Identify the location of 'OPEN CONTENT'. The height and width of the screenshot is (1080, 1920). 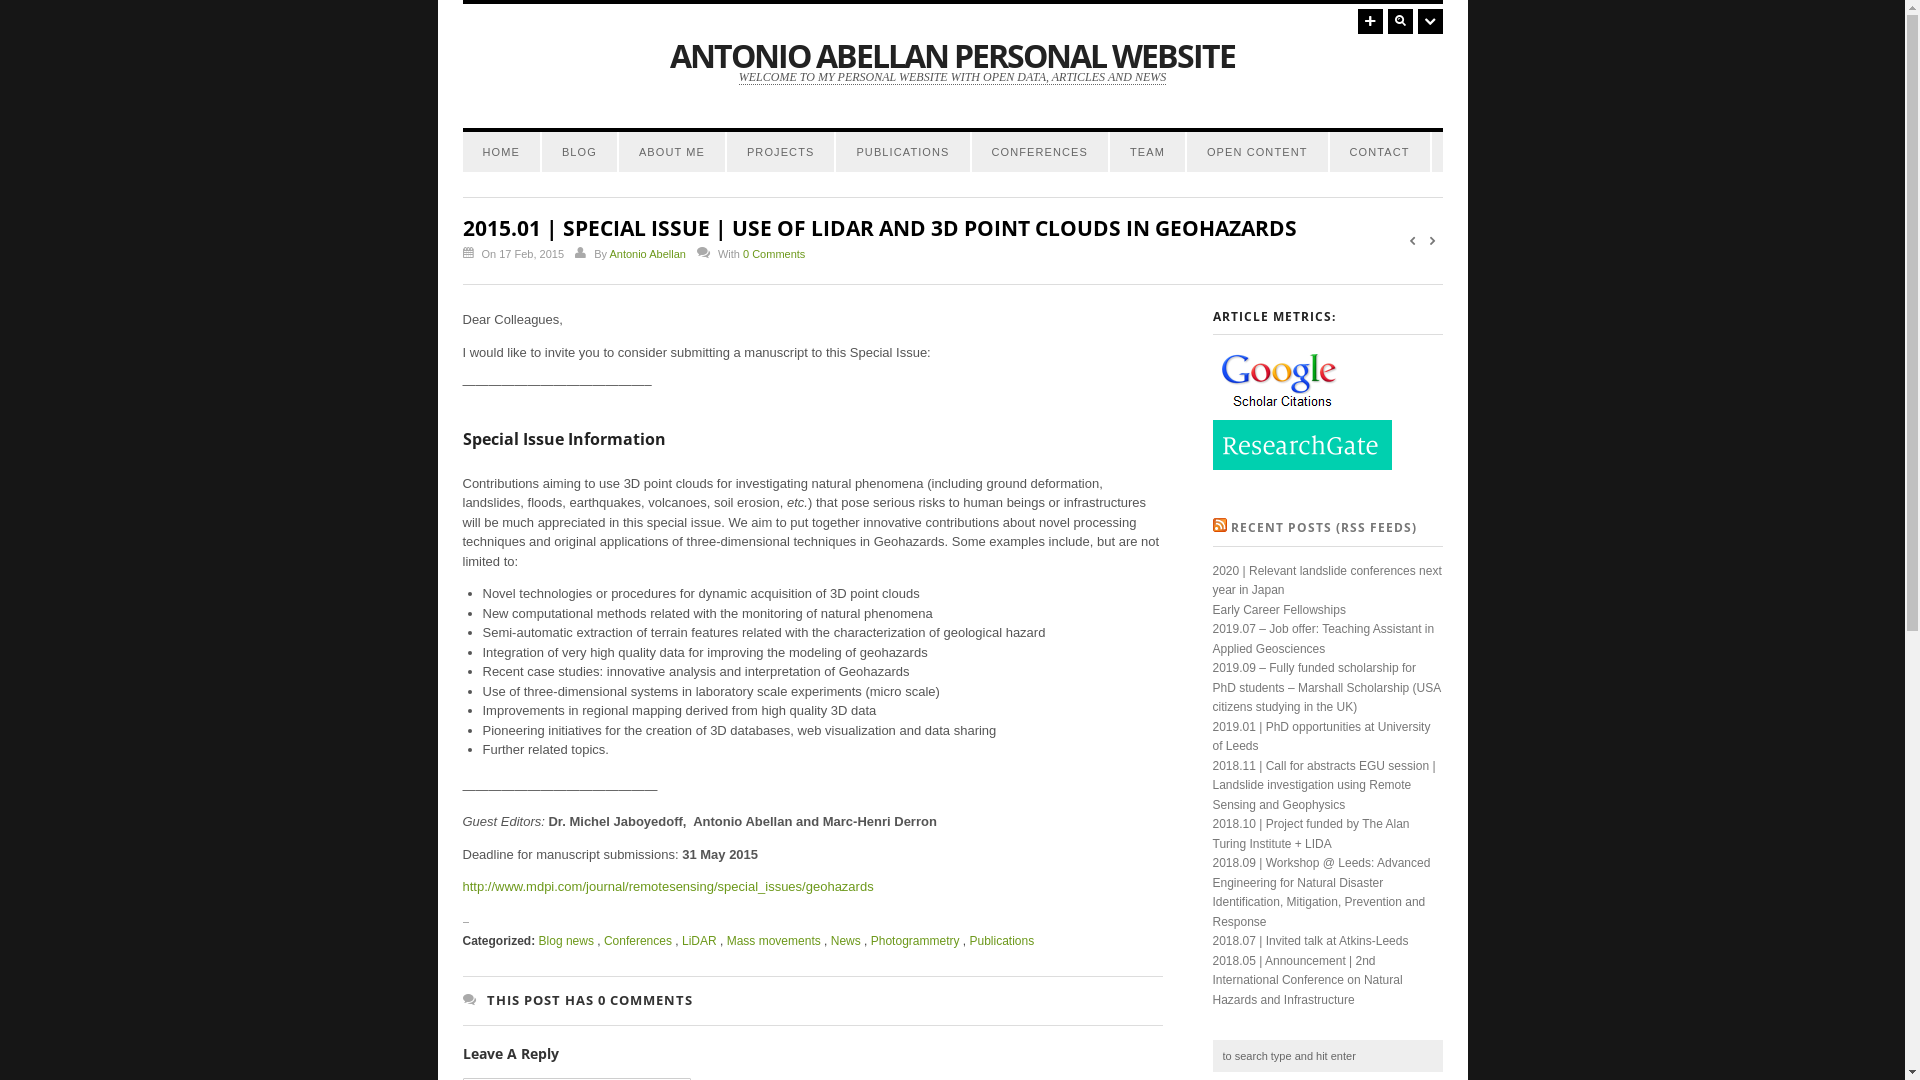
(1256, 150).